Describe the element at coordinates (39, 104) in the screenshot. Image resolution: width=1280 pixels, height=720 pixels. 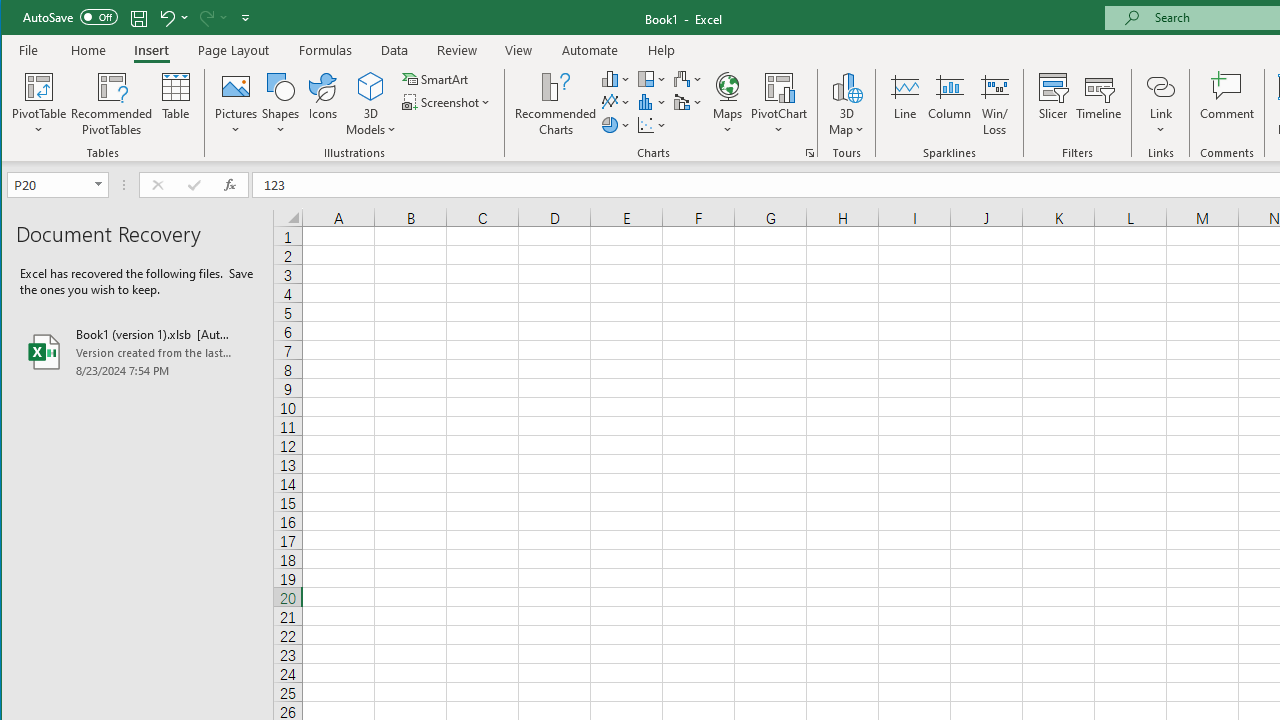
I see `'PivotTable'` at that location.